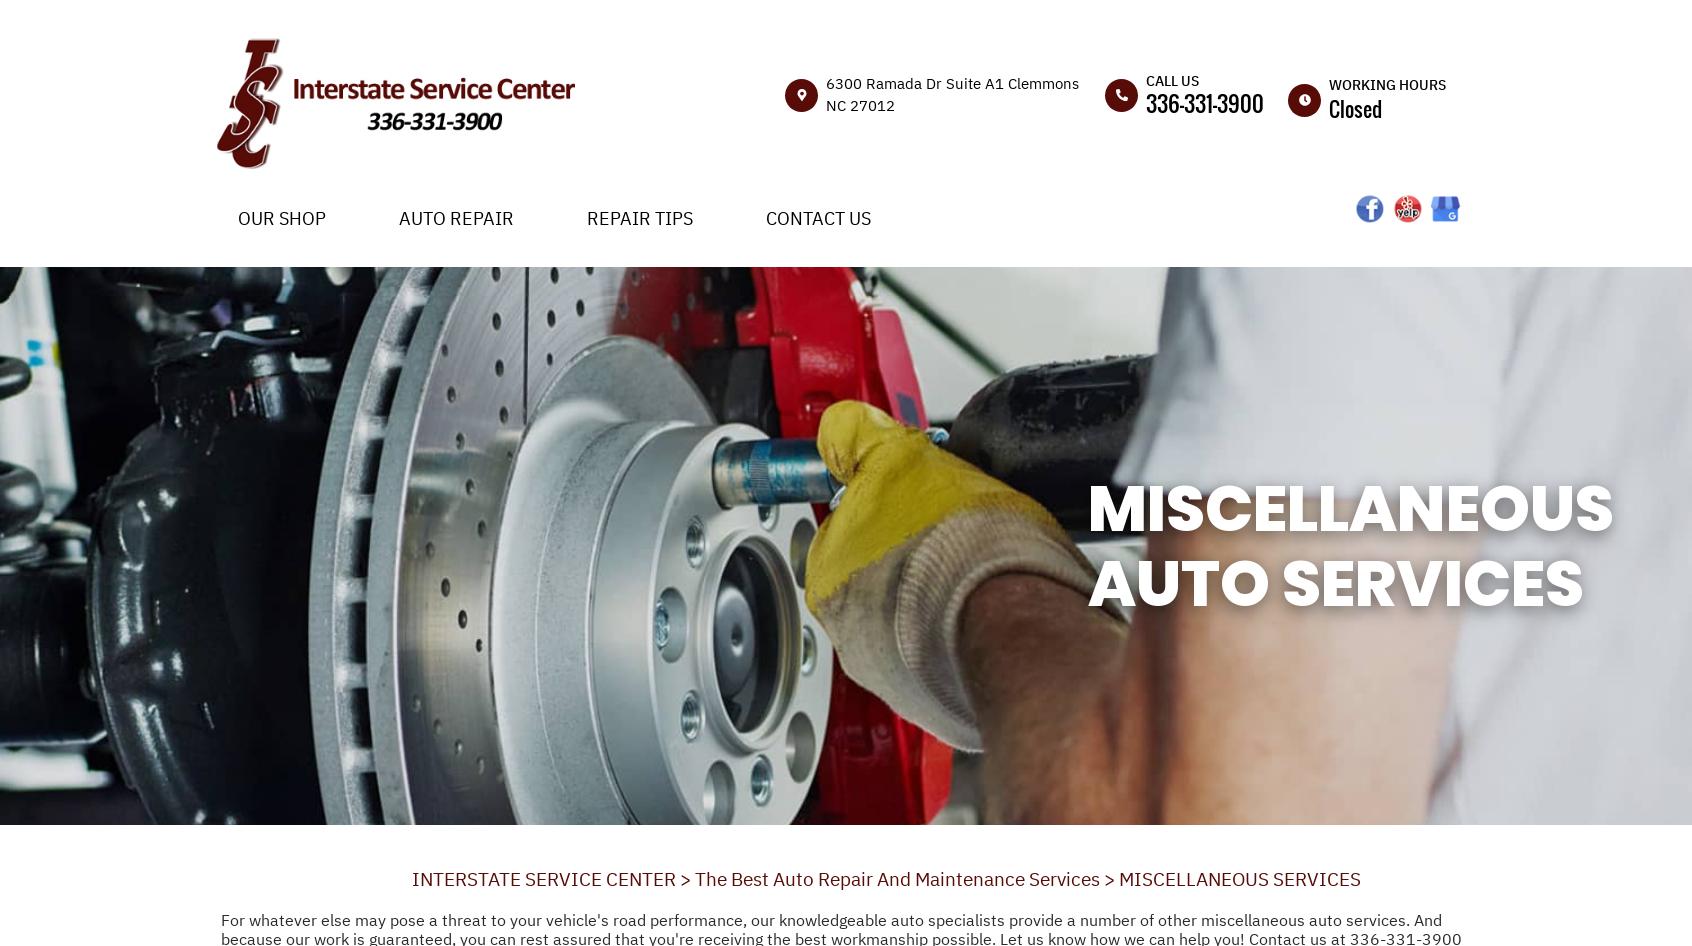 This screenshot has height=946, width=1692. I want to click on 'Sun', so click(1314, 454).